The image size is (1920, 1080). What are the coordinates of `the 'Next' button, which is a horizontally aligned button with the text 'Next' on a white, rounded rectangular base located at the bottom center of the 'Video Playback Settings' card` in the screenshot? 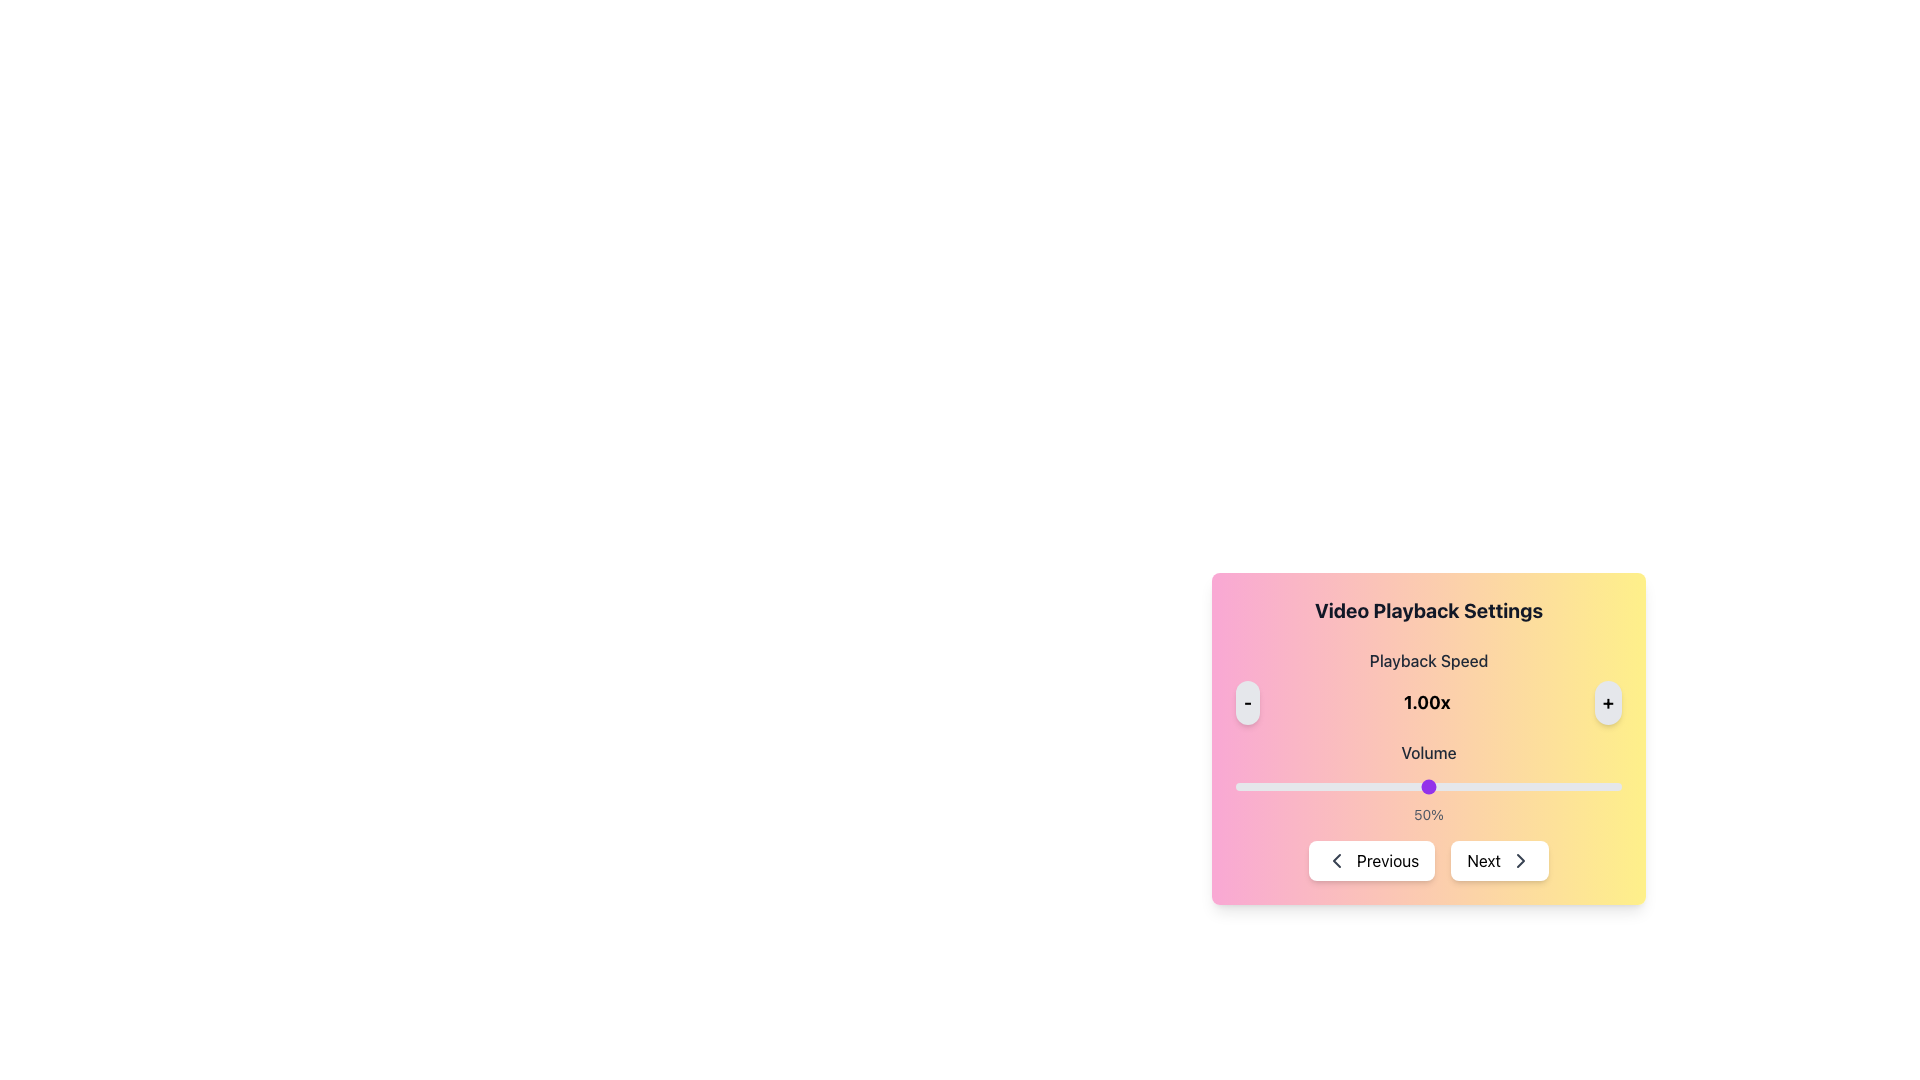 It's located at (1499, 859).